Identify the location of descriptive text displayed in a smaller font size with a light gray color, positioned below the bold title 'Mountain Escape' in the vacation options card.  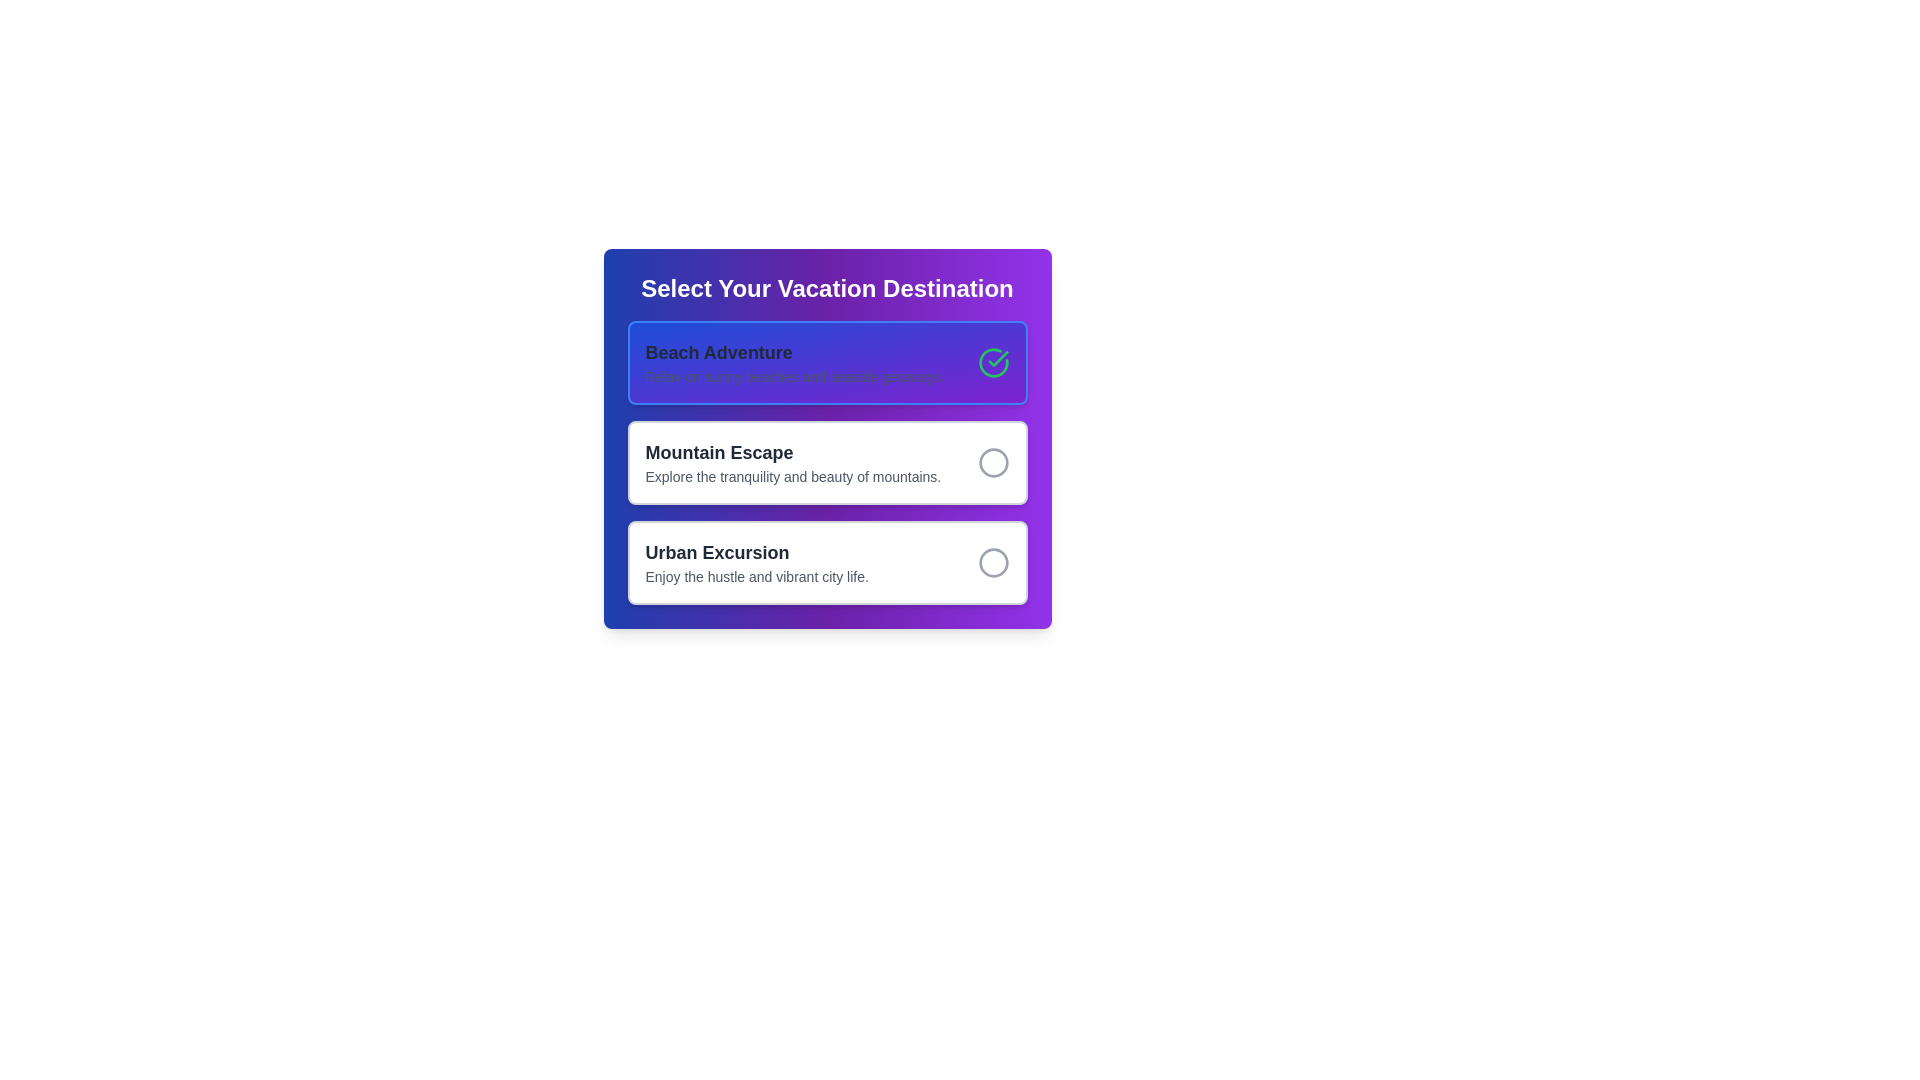
(792, 477).